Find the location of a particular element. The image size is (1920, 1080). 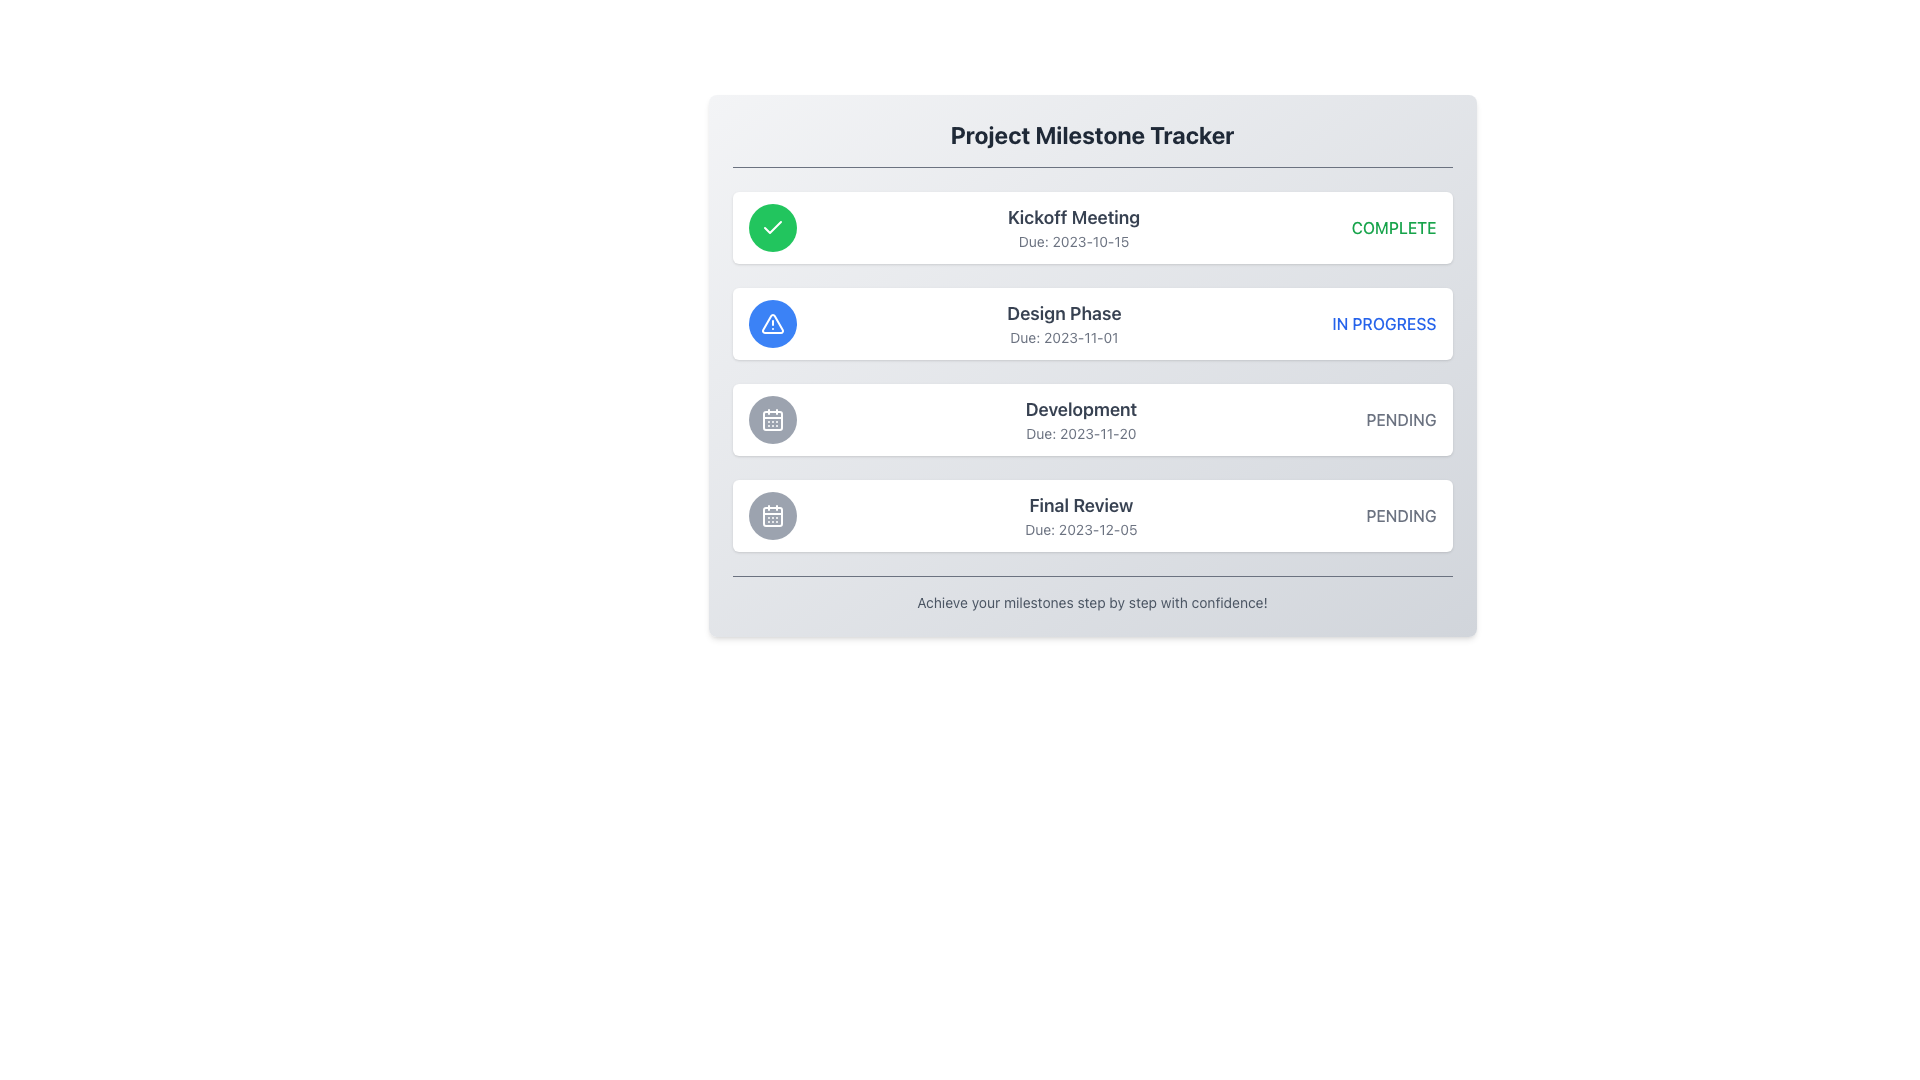

text content of the status indicator label located at the far-right side of the fourth row in the list of milestone cards, next to the text 'Final Review' is located at coordinates (1400, 515).